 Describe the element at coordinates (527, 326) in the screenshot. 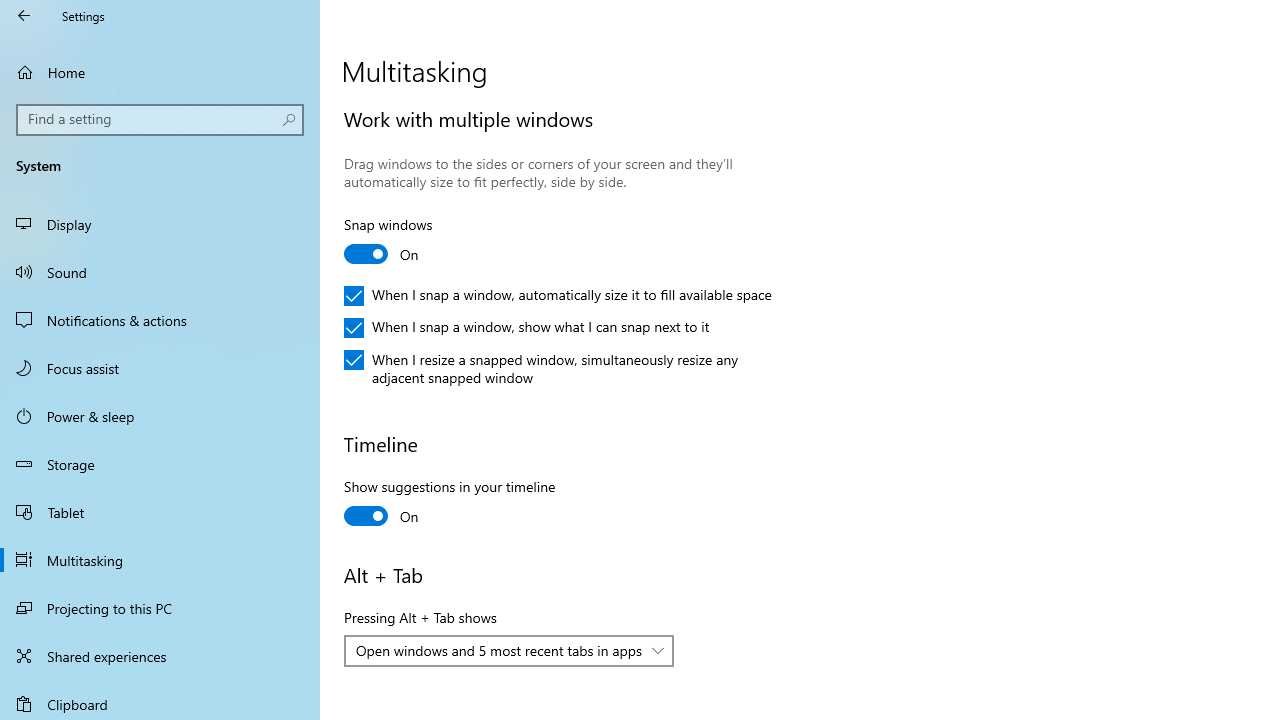

I see `'When I snap a window, show what I can snap next to it'` at that location.